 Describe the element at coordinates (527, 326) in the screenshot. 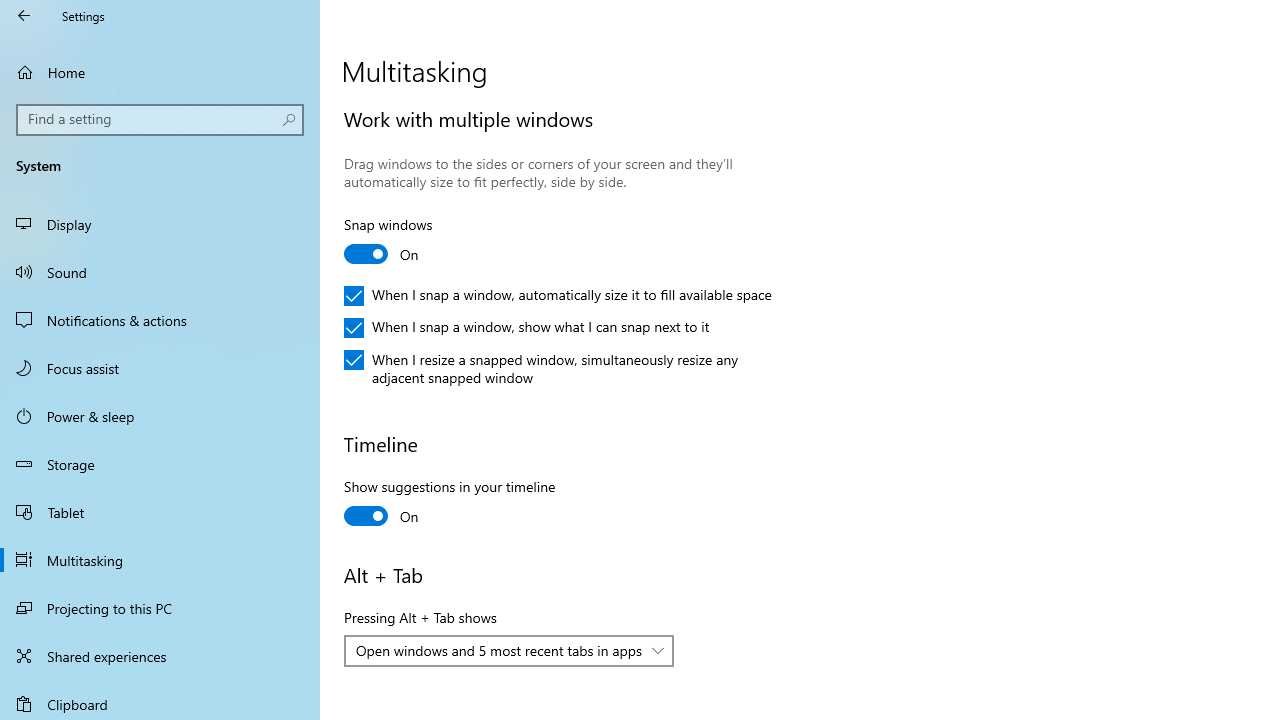

I see `'When I snap a window, show what I can snap next to it'` at that location.